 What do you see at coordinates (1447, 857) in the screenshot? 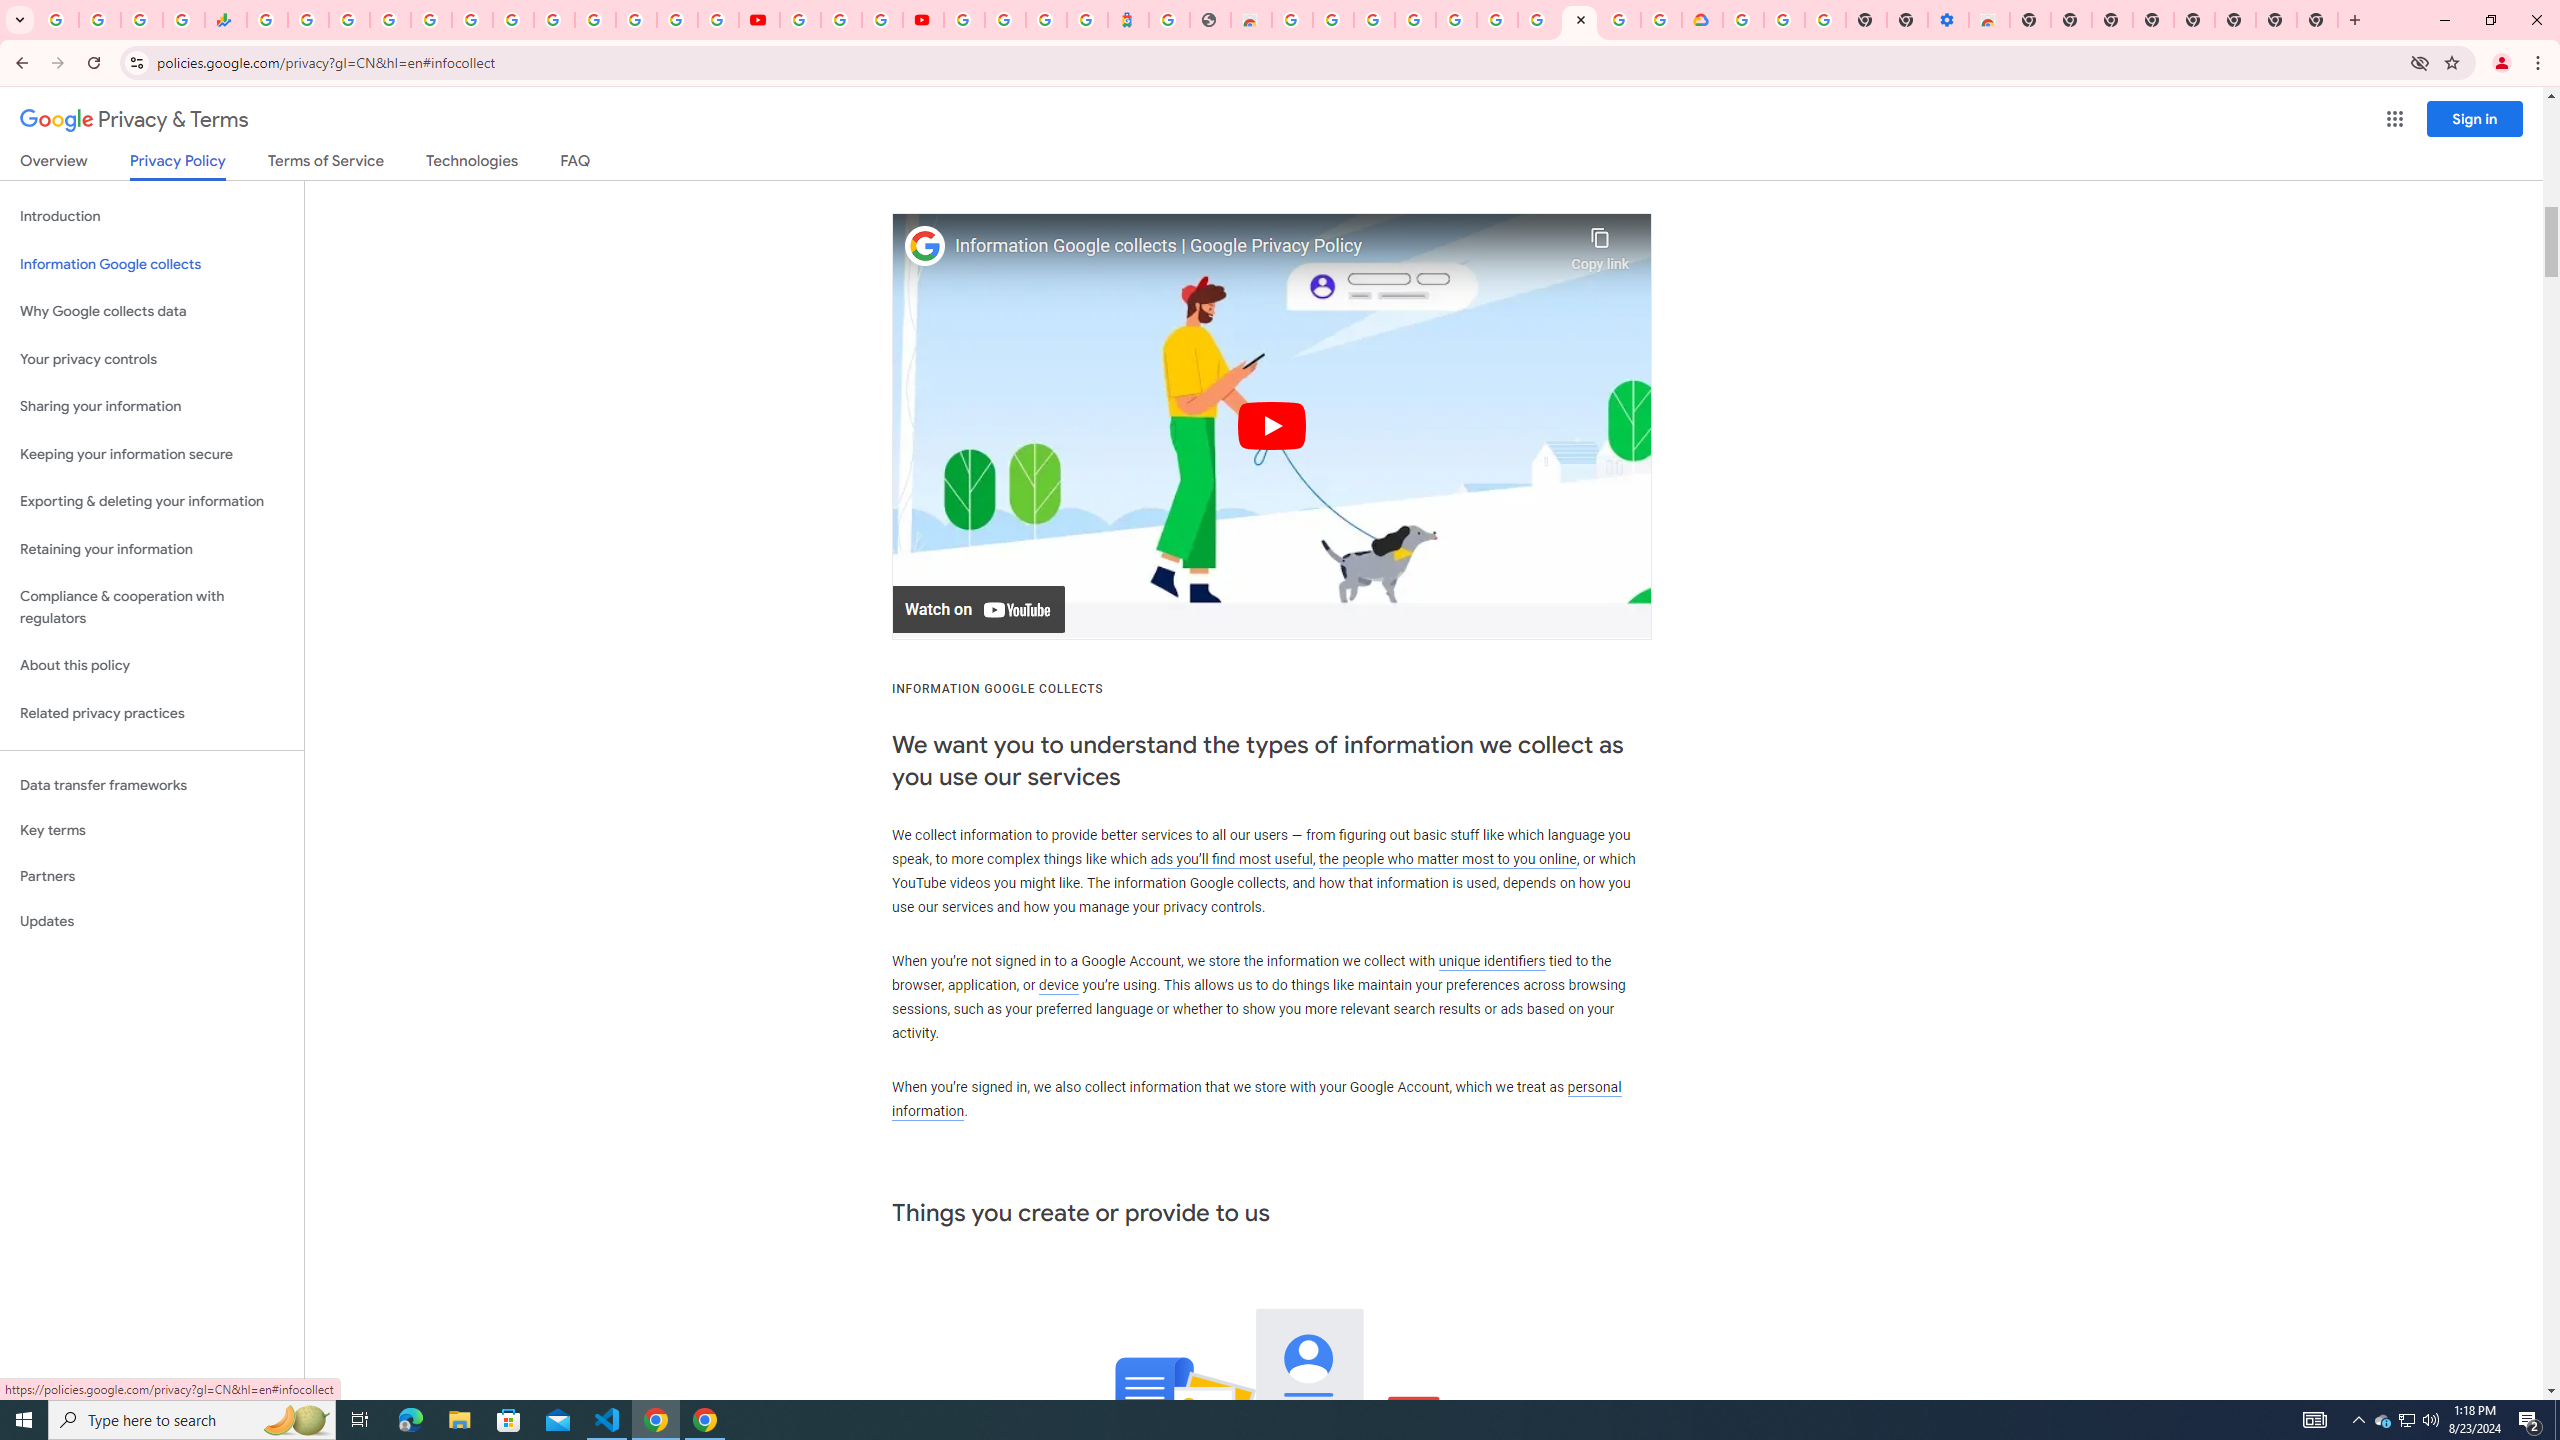
I see `'the people who matter most to you online'` at bounding box center [1447, 857].